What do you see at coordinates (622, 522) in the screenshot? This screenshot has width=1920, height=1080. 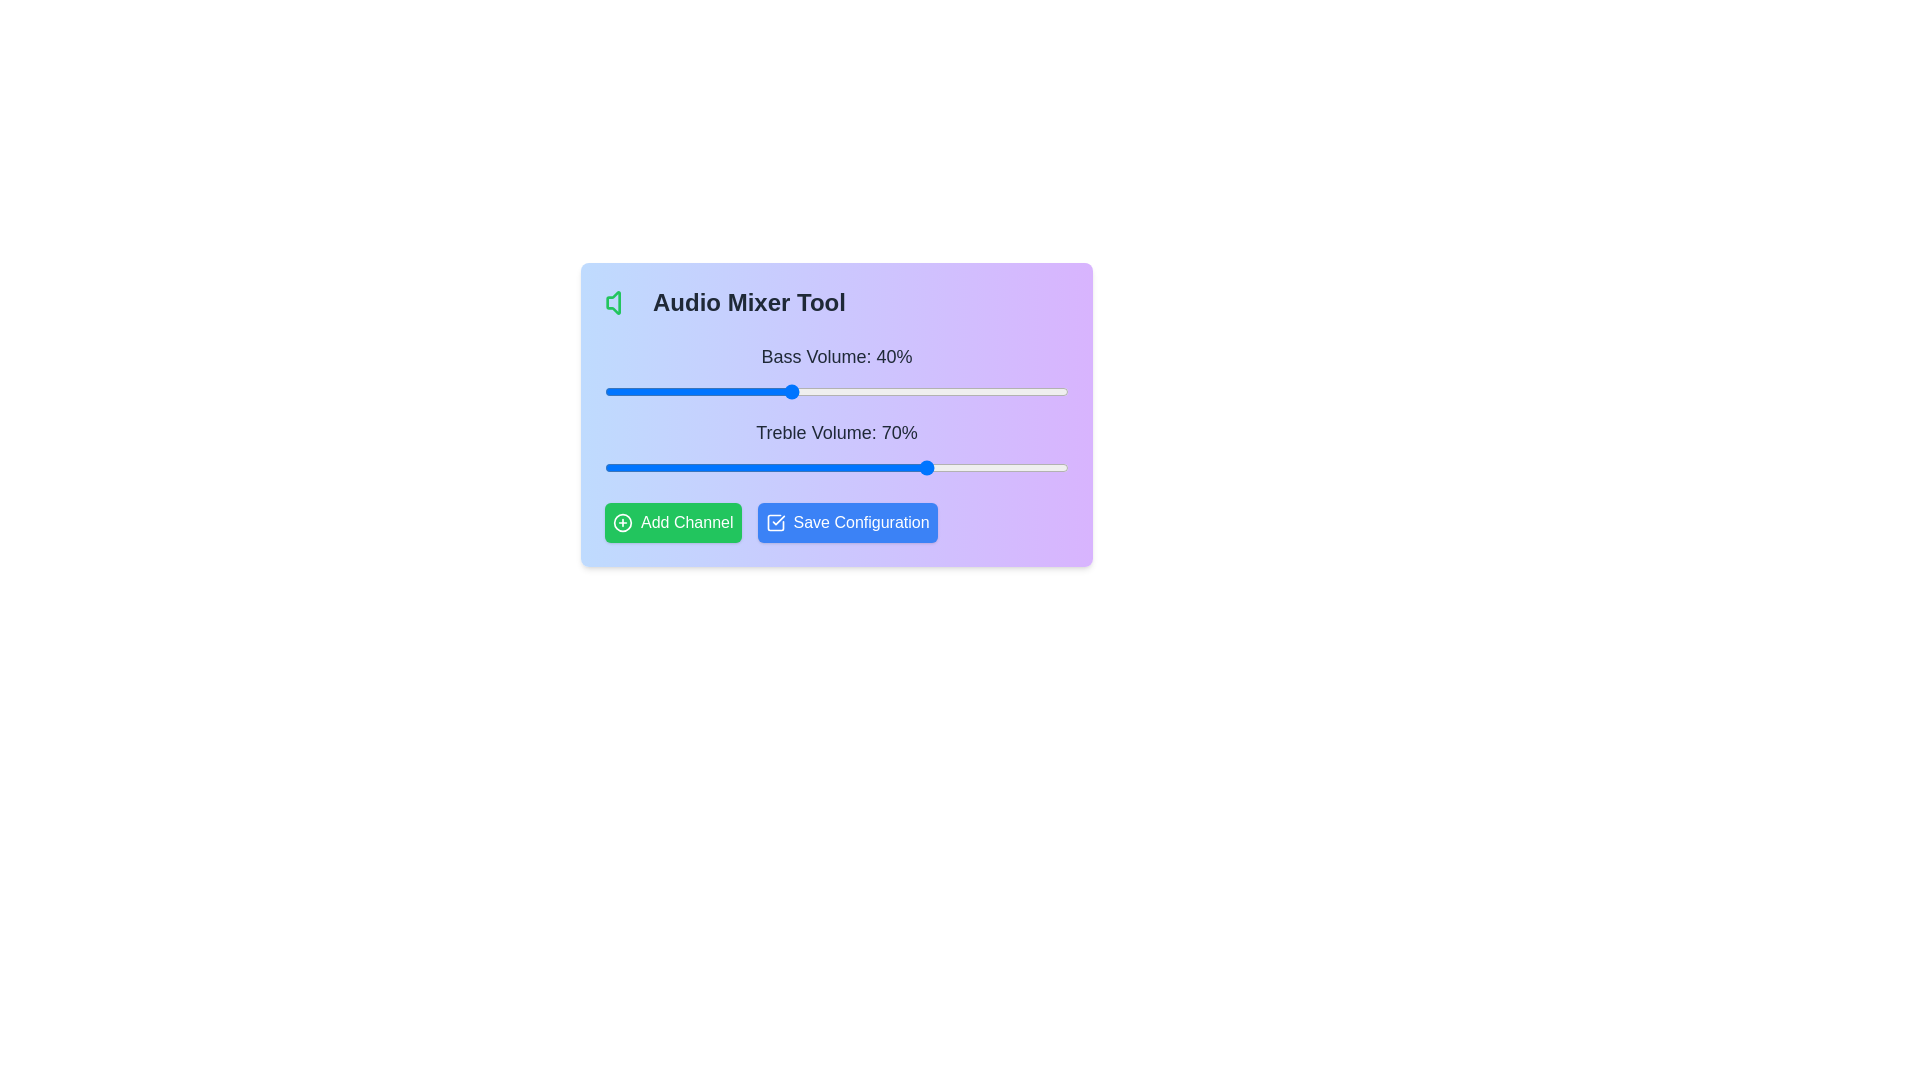 I see `the decorative circular SVG element within the 'Add Channel' button located in the lower-left area of the Audio Mixer Tool interface` at bounding box center [622, 522].